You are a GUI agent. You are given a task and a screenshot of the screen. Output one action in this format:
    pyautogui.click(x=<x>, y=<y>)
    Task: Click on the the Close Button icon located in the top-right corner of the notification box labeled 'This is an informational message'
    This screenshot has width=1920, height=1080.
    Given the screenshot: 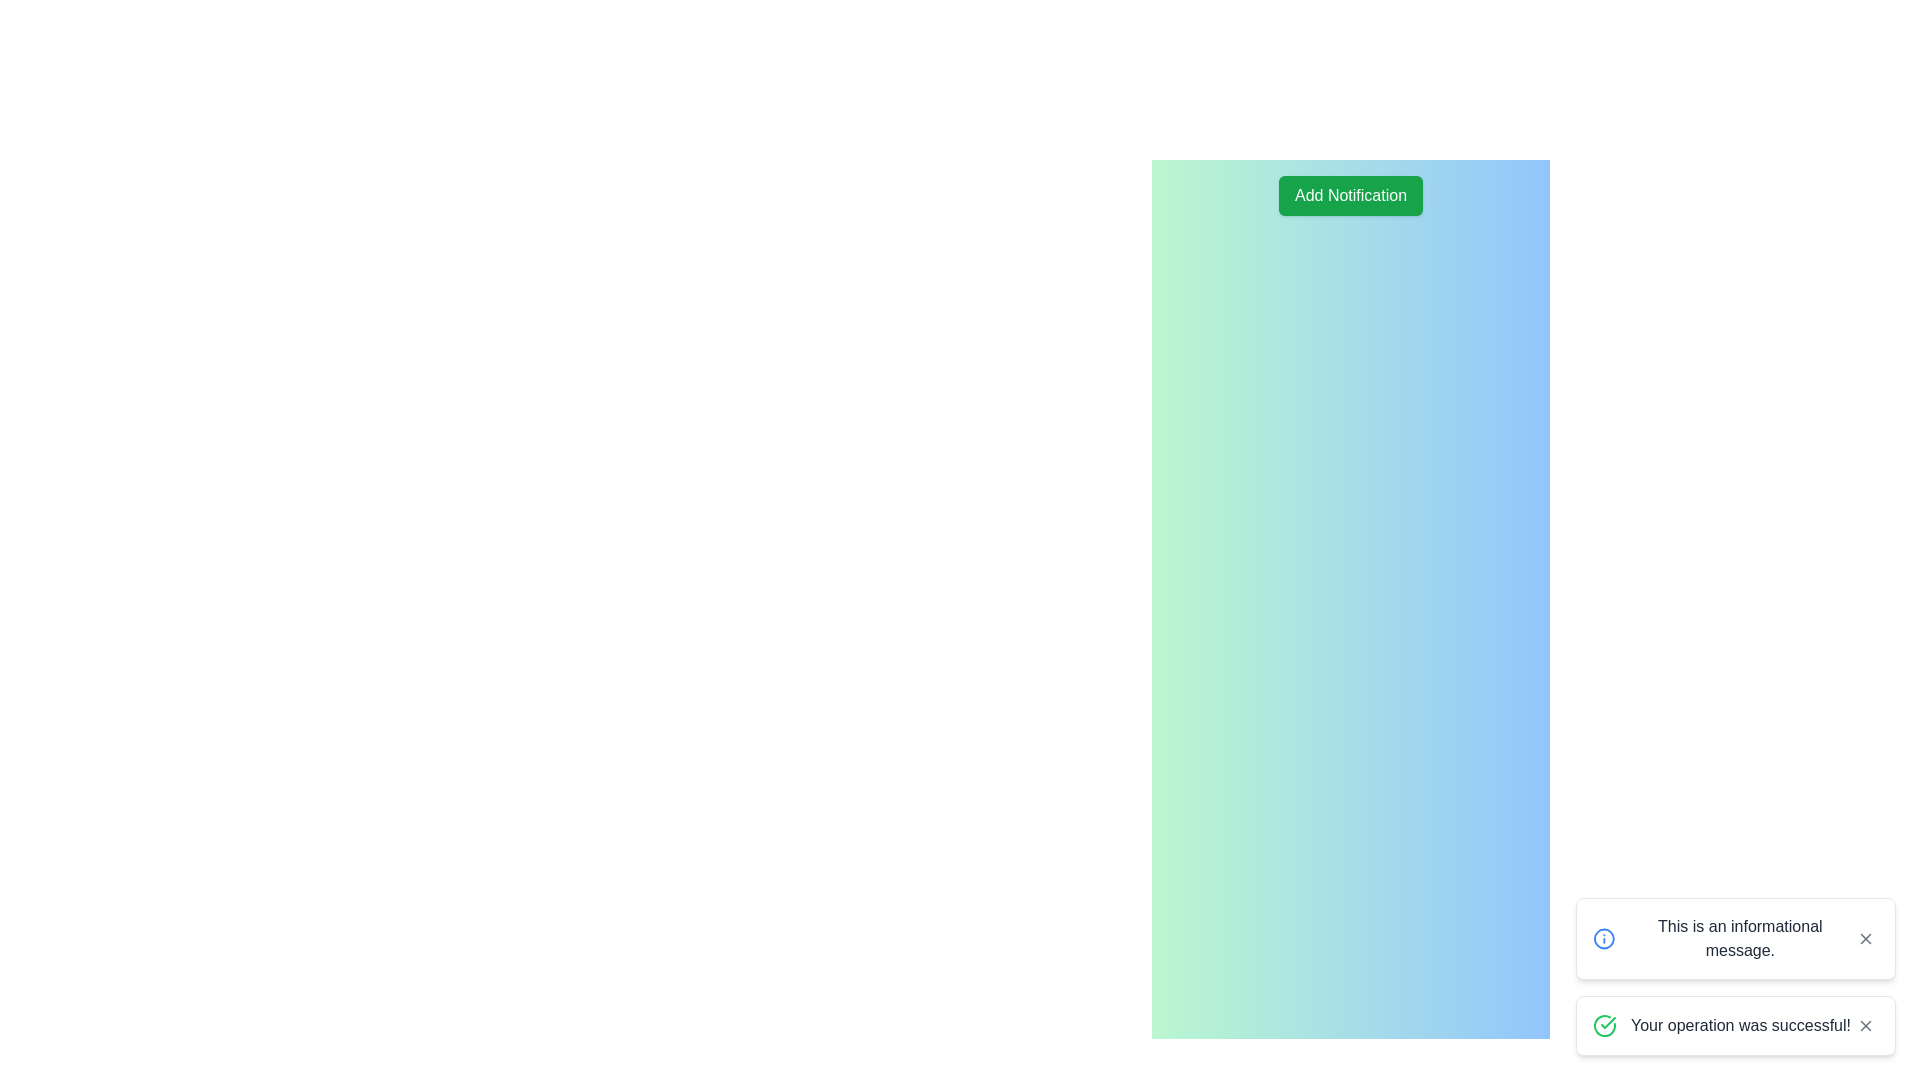 What is the action you would take?
    pyautogui.click(x=1865, y=938)
    